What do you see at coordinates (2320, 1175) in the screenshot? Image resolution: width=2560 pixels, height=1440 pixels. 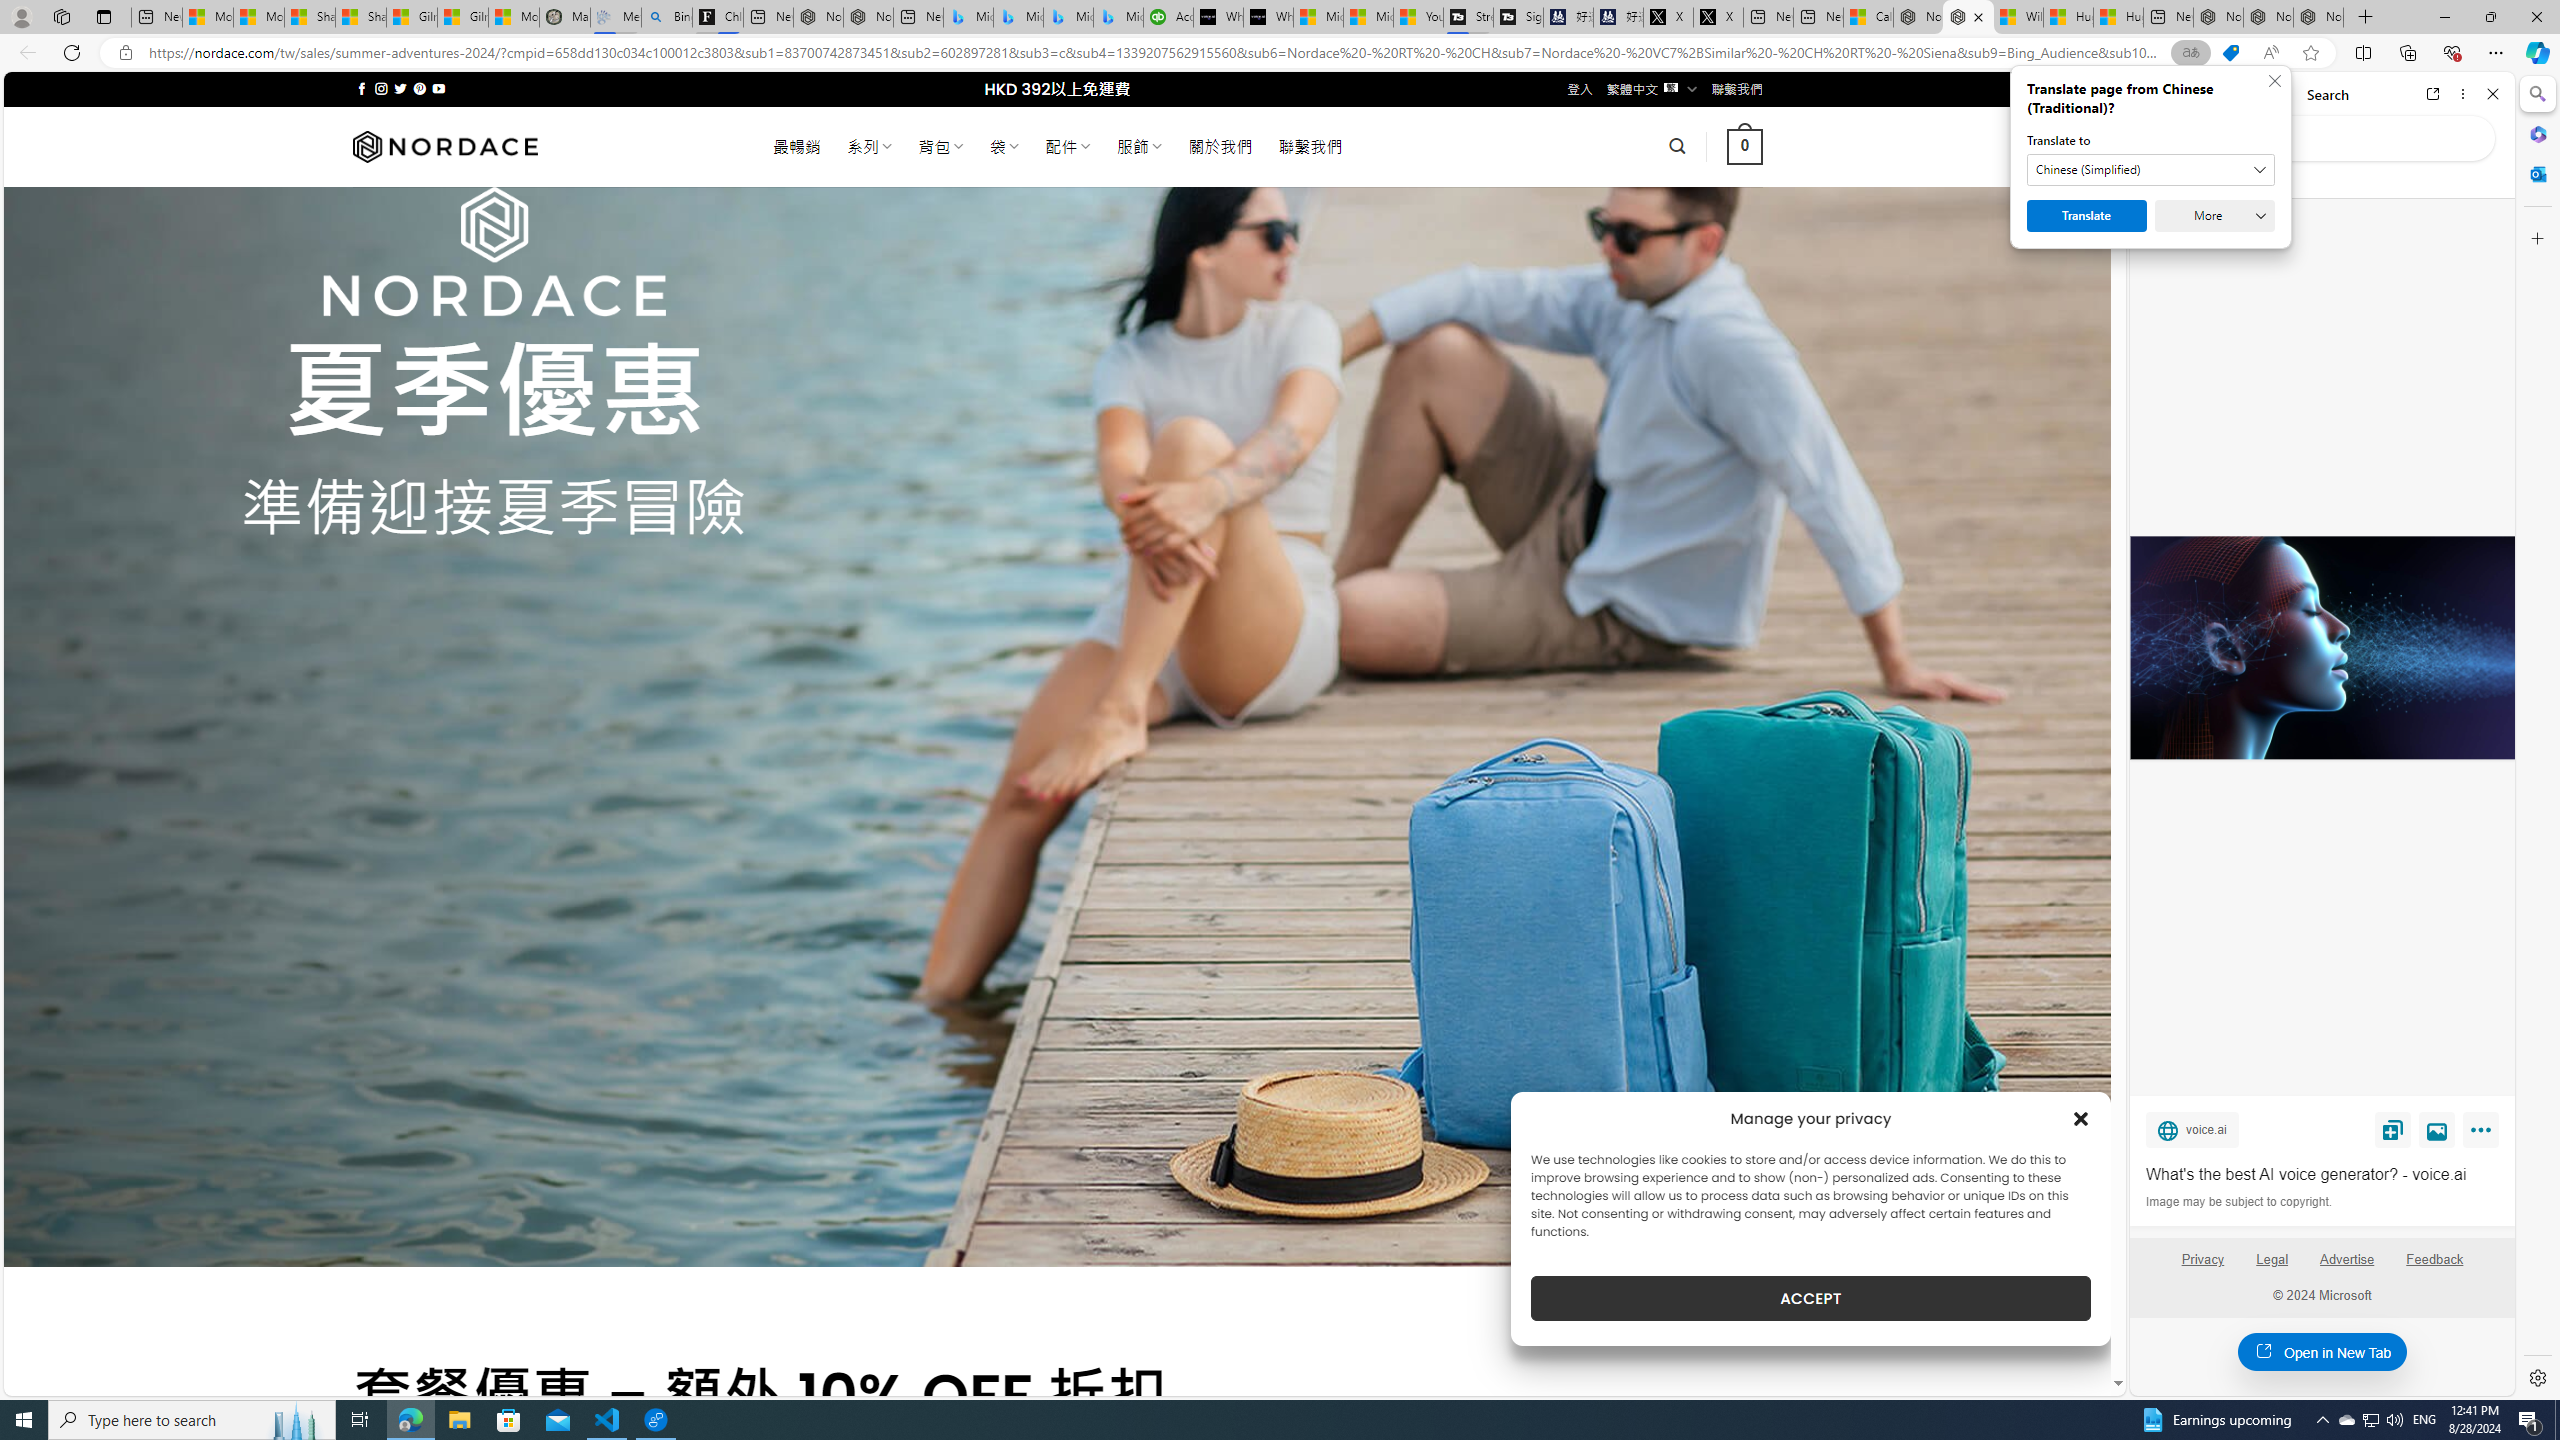 I see `'What'` at bounding box center [2320, 1175].